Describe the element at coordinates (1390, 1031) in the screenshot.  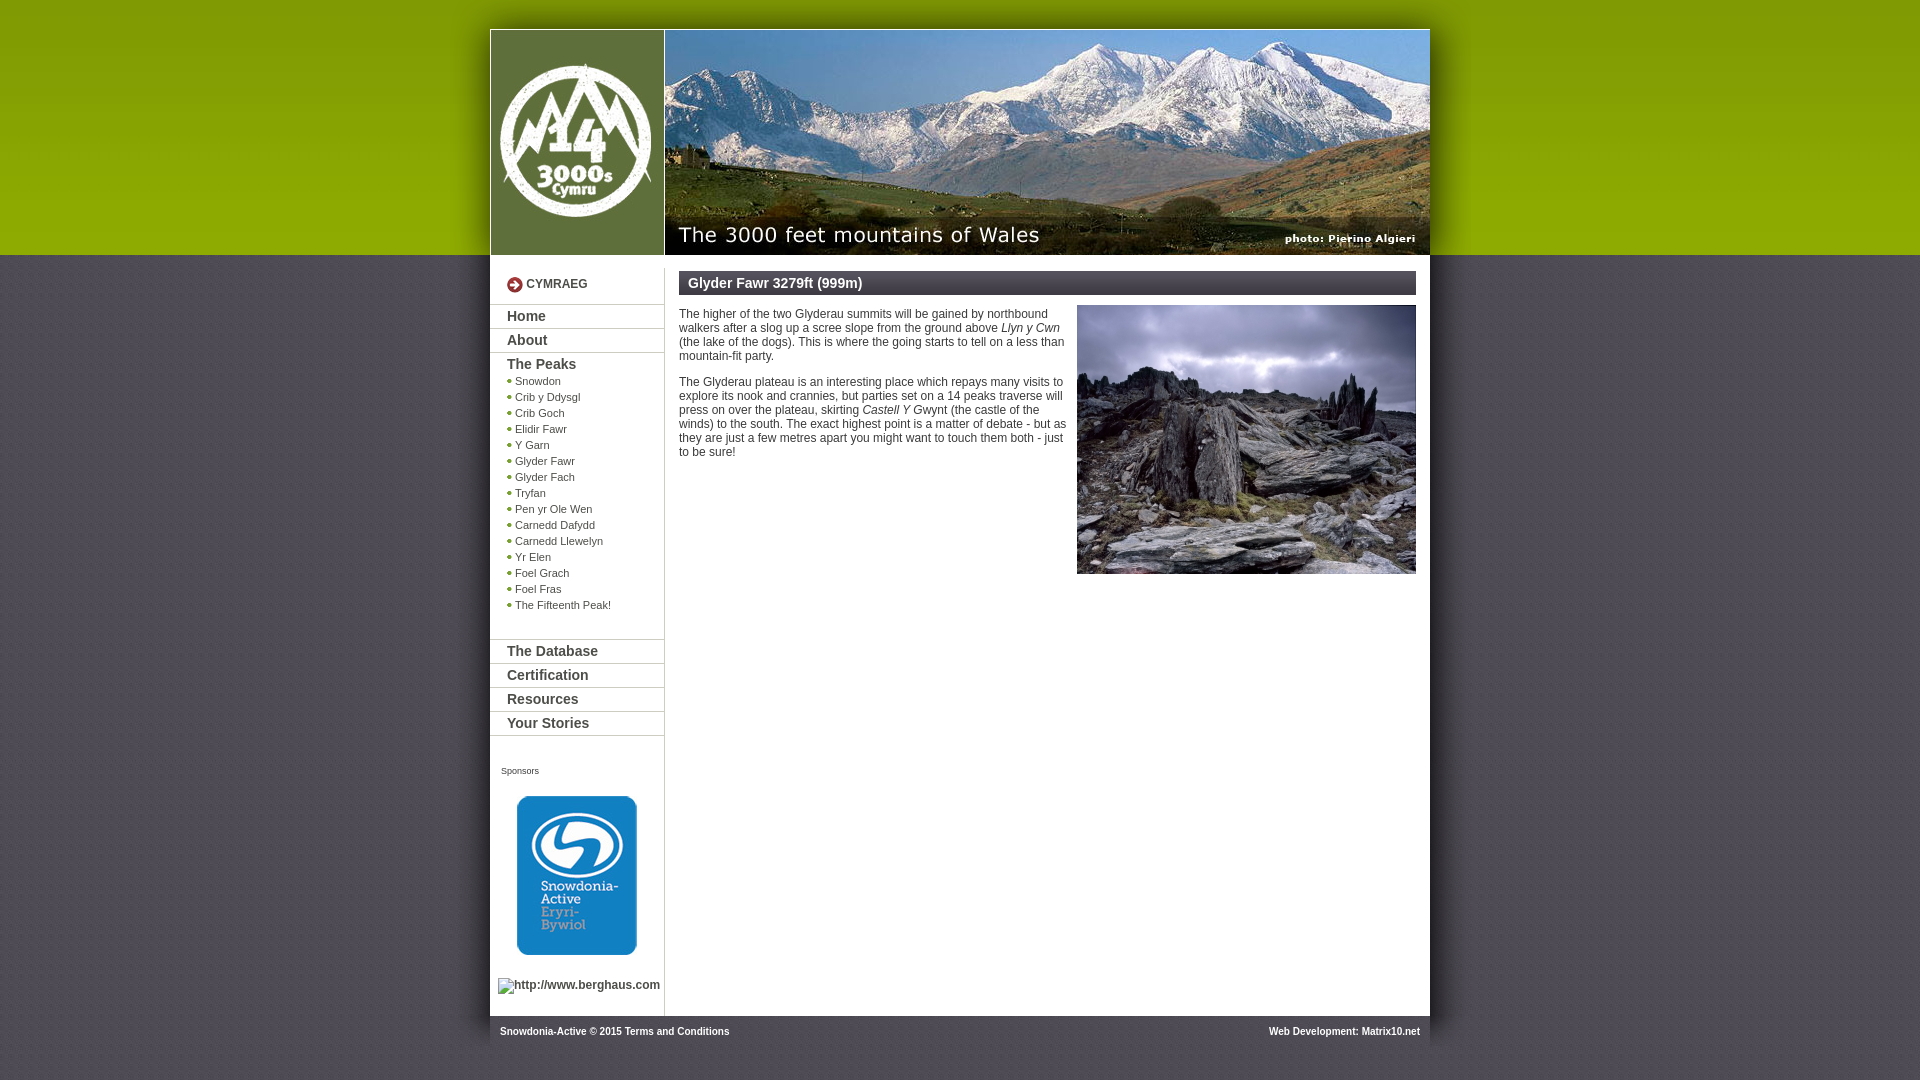
I see `'Matrix10.net'` at that location.